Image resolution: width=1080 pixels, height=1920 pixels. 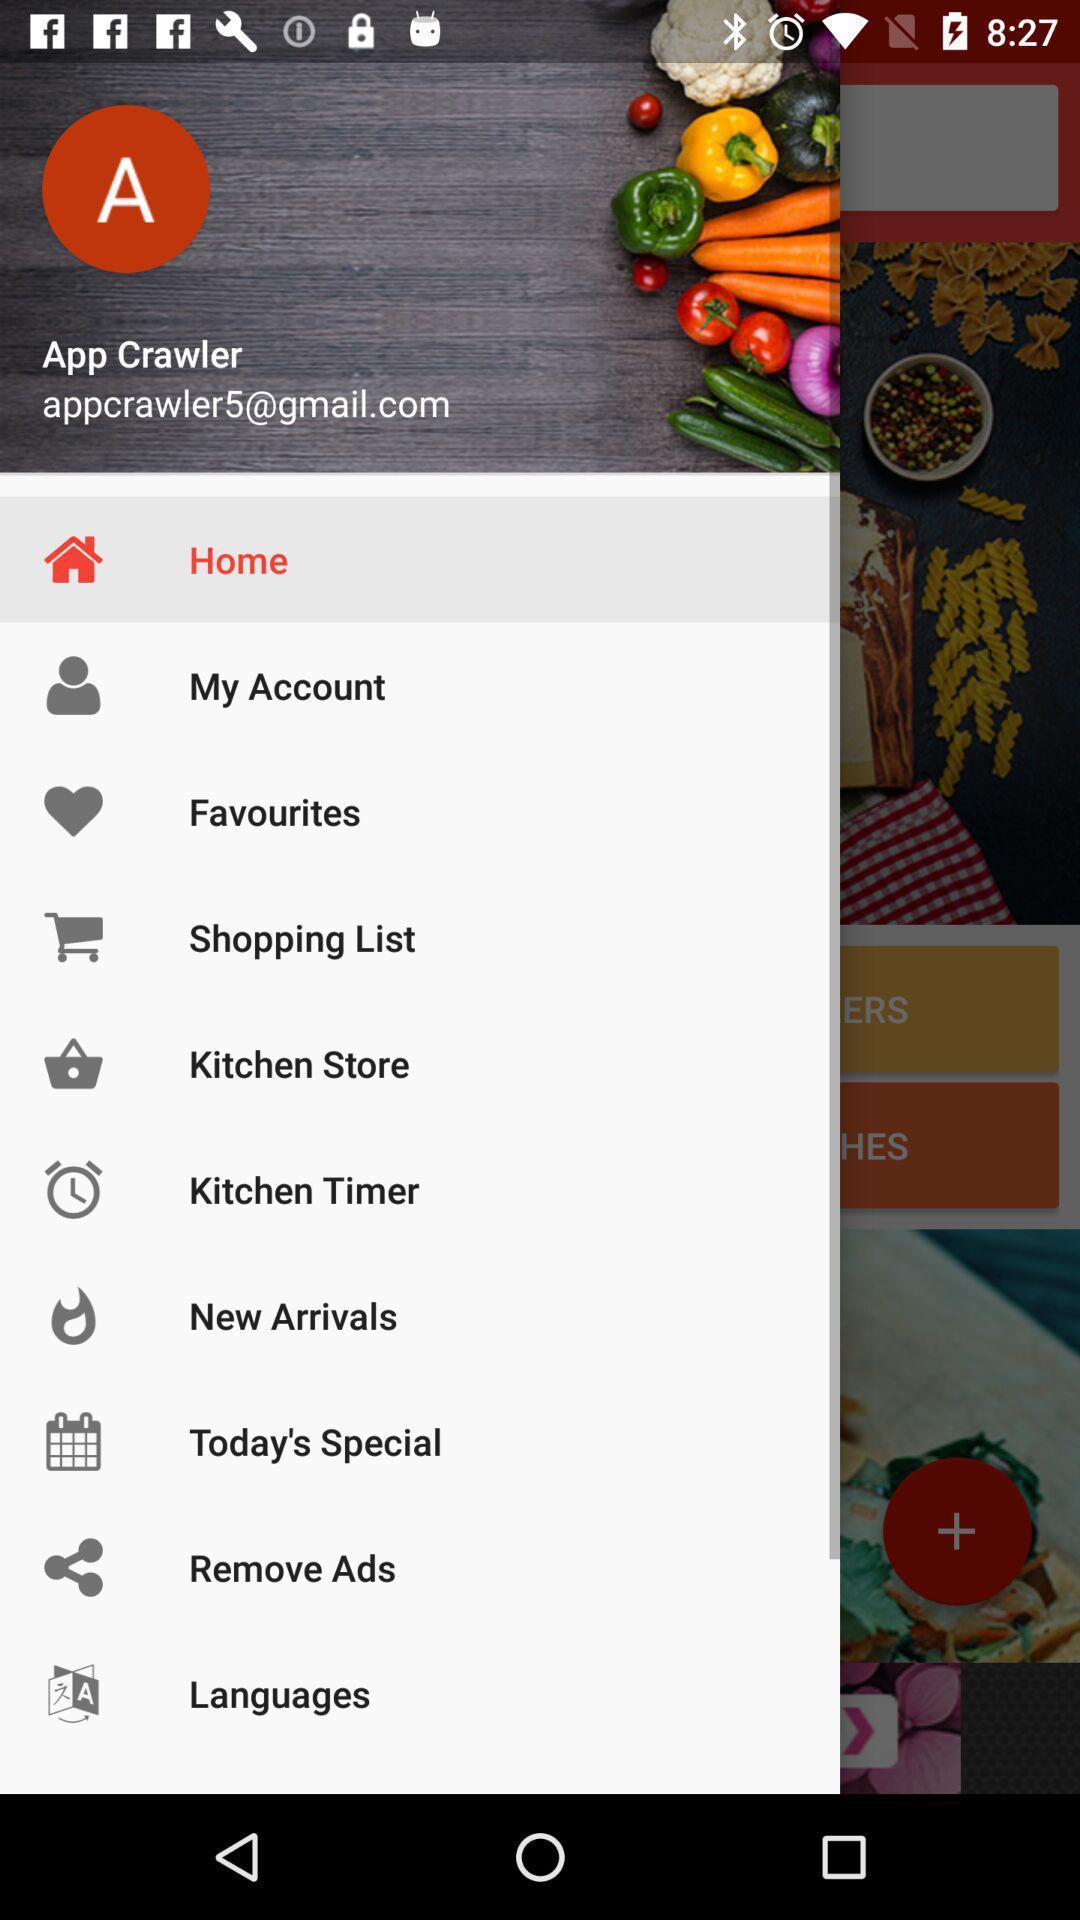 I want to click on the add icon, so click(x=955, y=1538).